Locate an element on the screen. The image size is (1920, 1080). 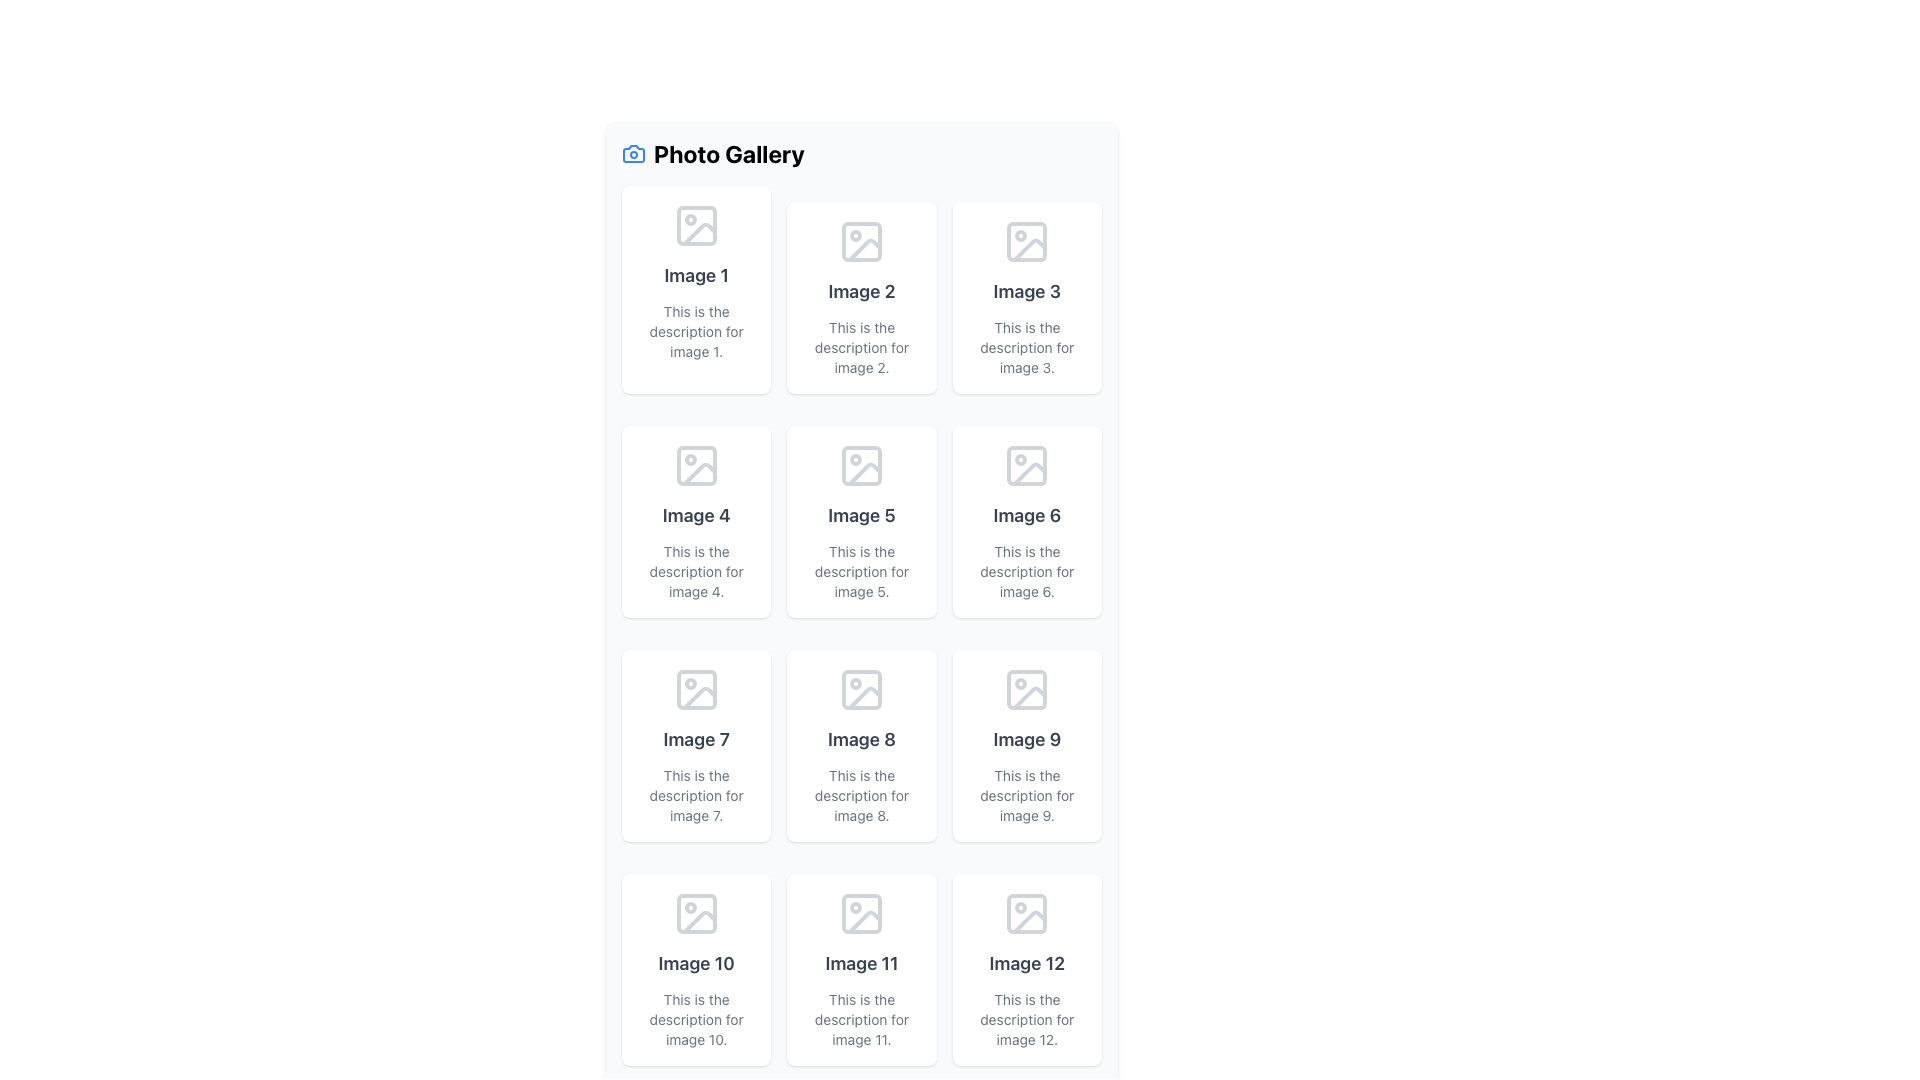
the Gallery Item titled 'Image 4', which is the first item in the second row of the grid is located at coordinates (696, 520).